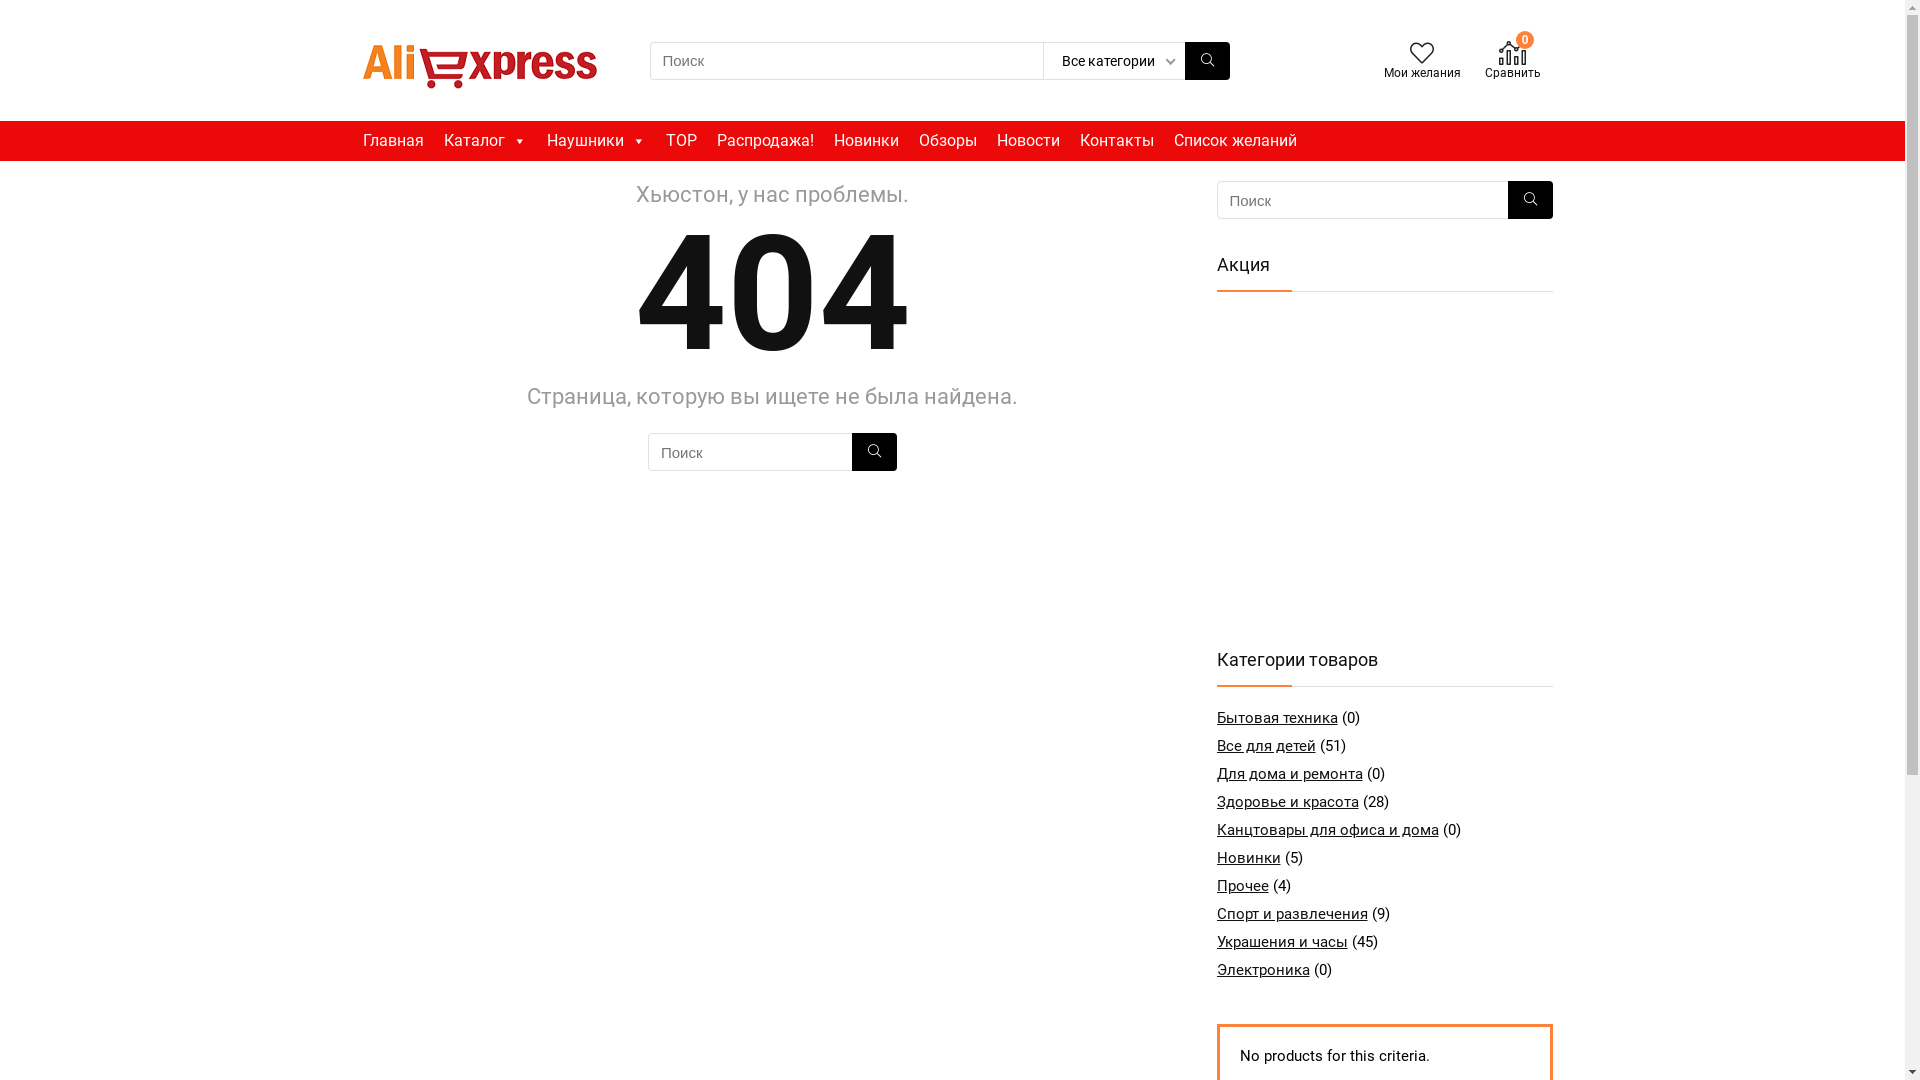 This screenshot has height=1080, width=1920. What do you see at coordinates (681, 140) in the screenshot?
I see `'TOP'` at bounding box center [681, 140].